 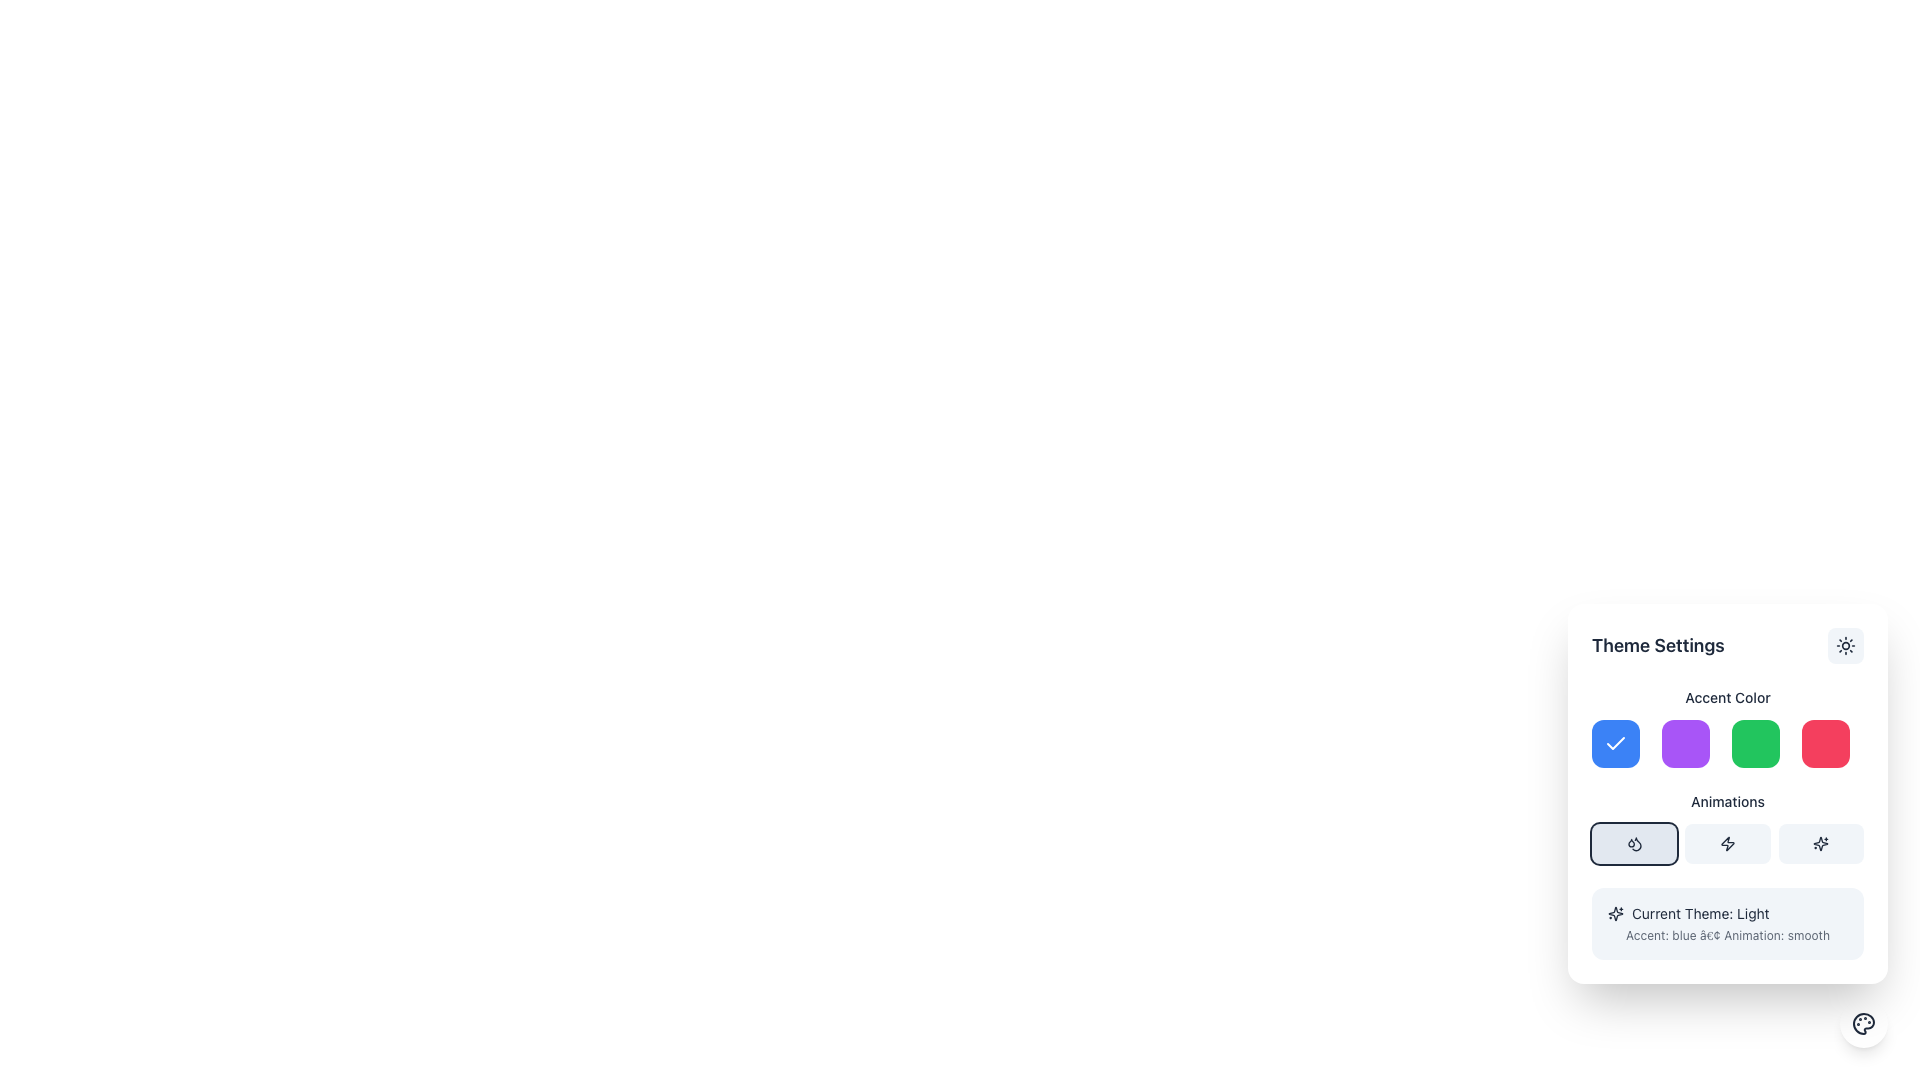 What do you see at coordinates (1727, 828) in the screenshot?
I see `the button` at bounding box center [1727, 828].